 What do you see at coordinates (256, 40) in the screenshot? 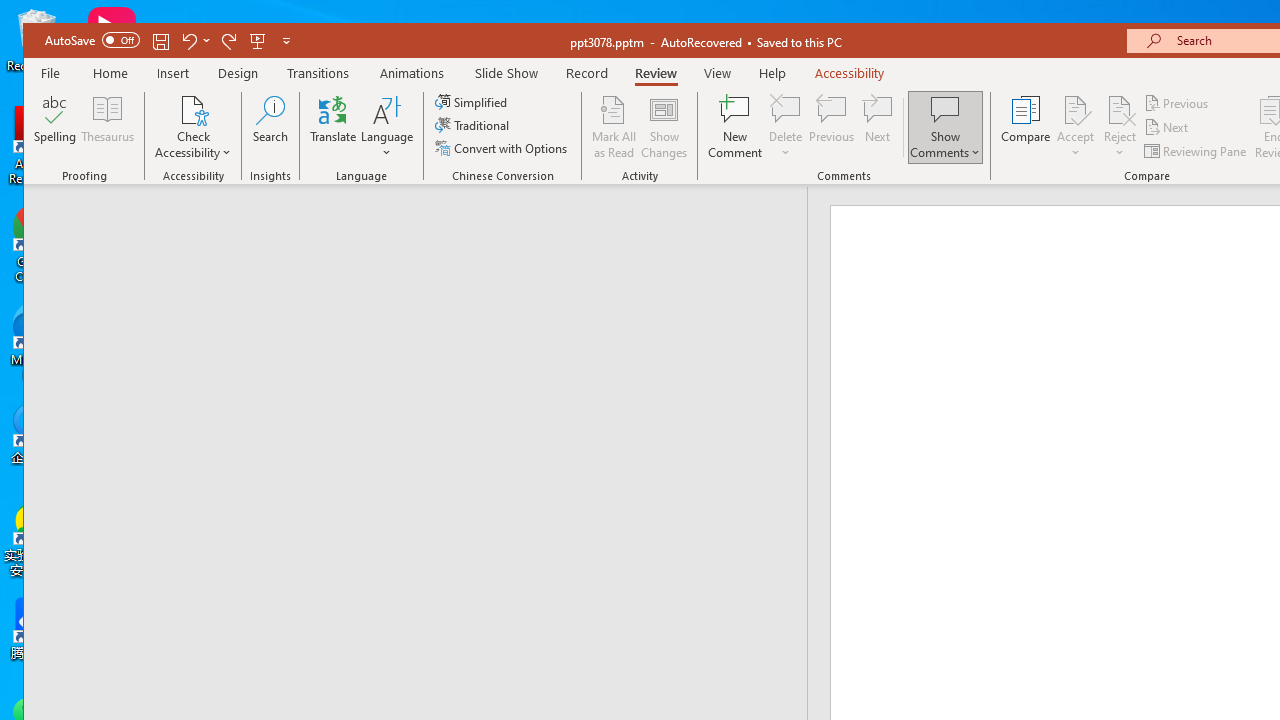
I see `'From Beginning'` at bounding box center [256, 40].